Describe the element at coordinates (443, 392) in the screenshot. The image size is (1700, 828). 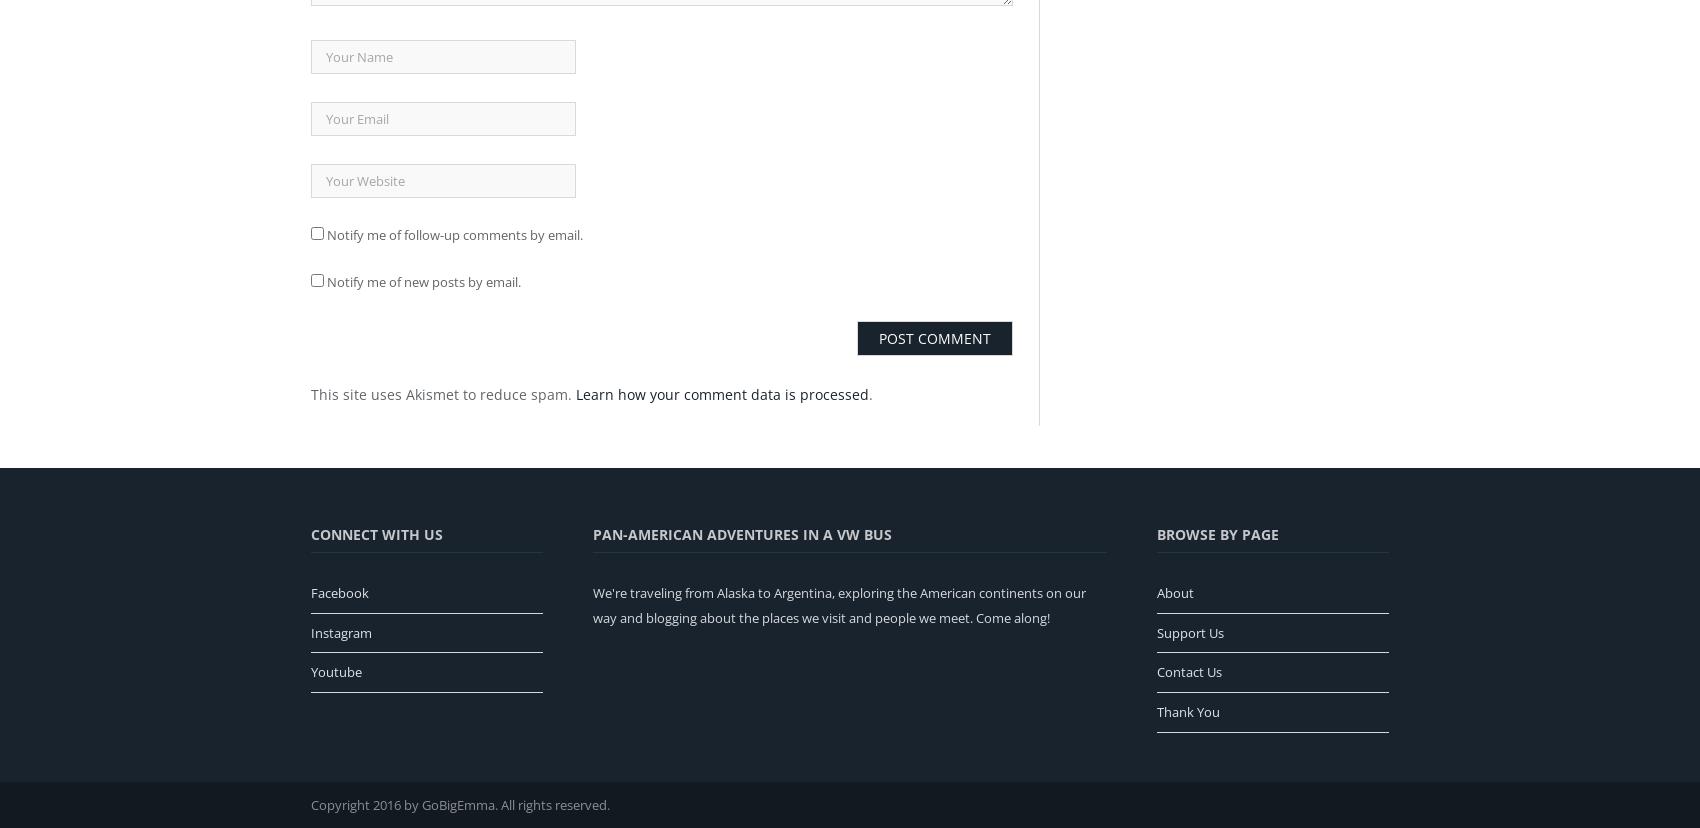
I see `'This site uses Akismet to reduce spam.'` at that location.